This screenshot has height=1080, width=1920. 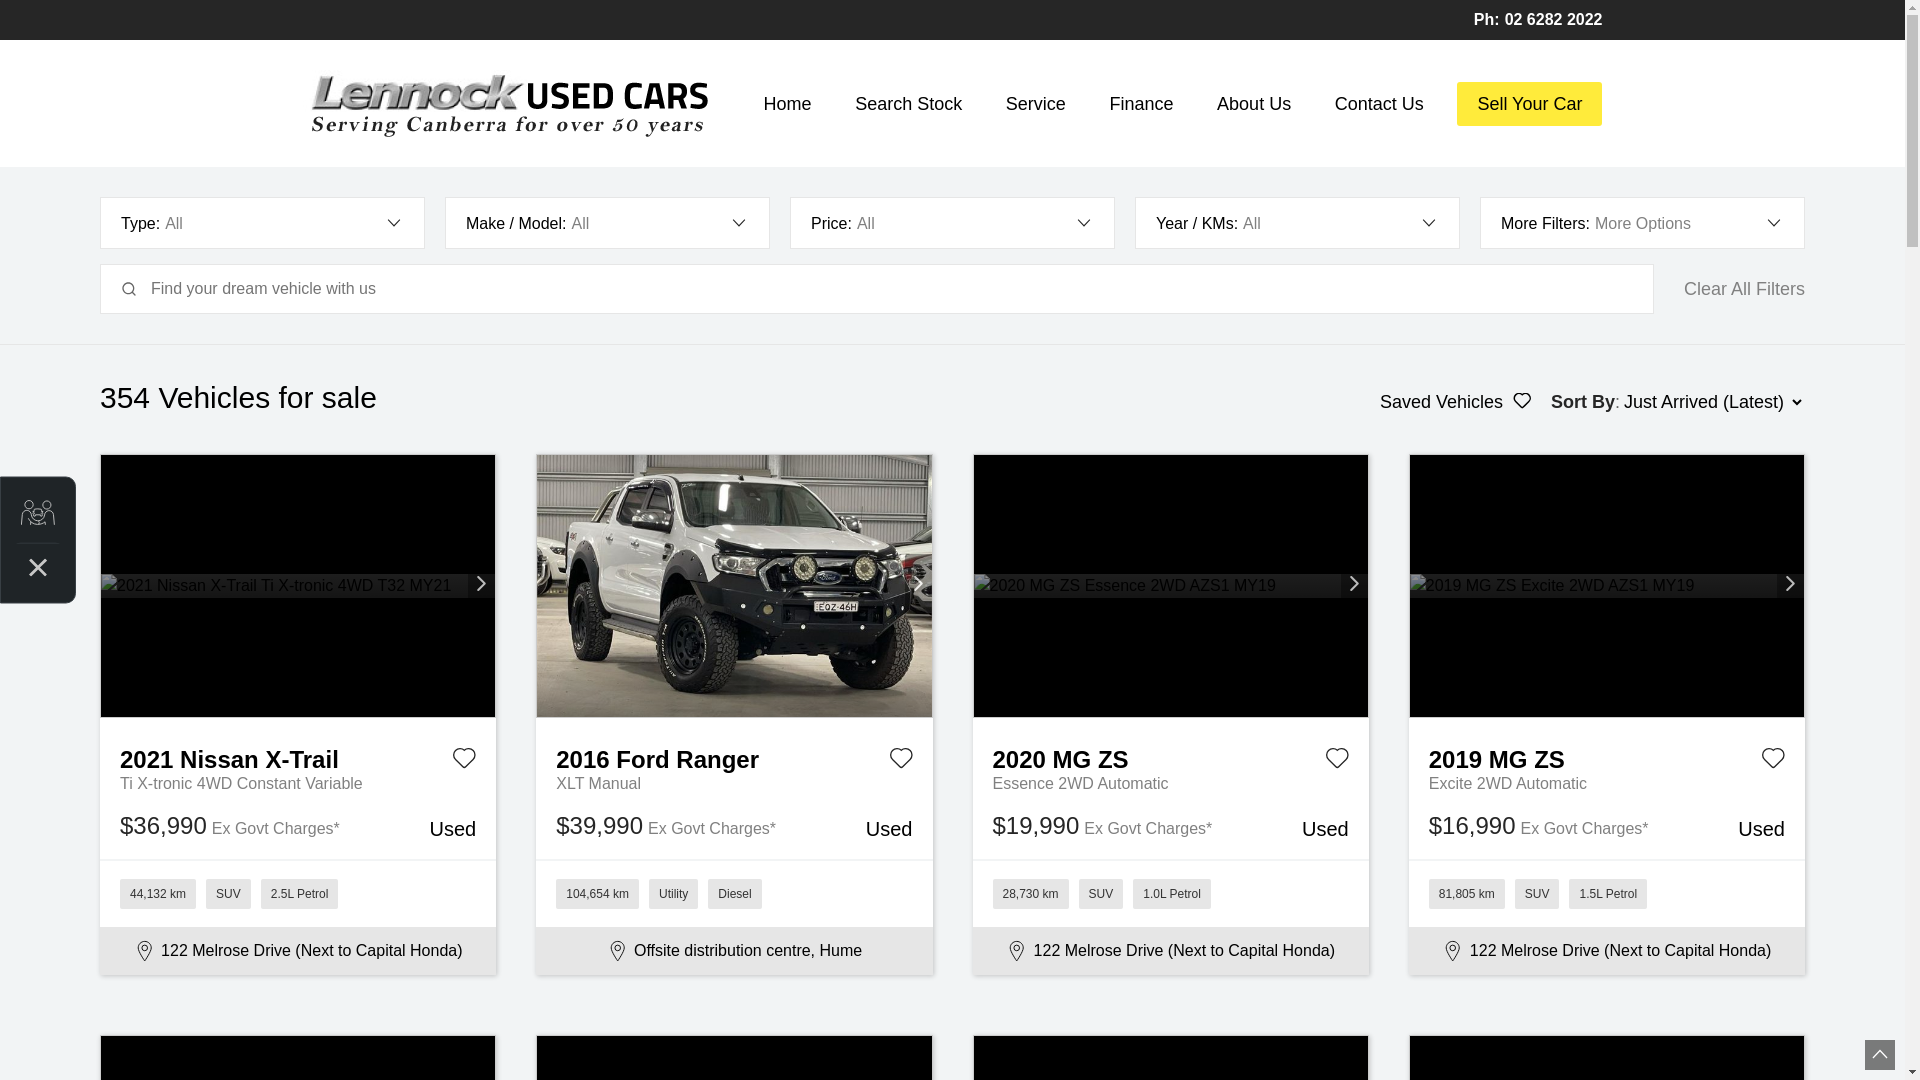 I want to click on '2016 Ford Ranger XLT PX MkII', so click(x=733, y=585).